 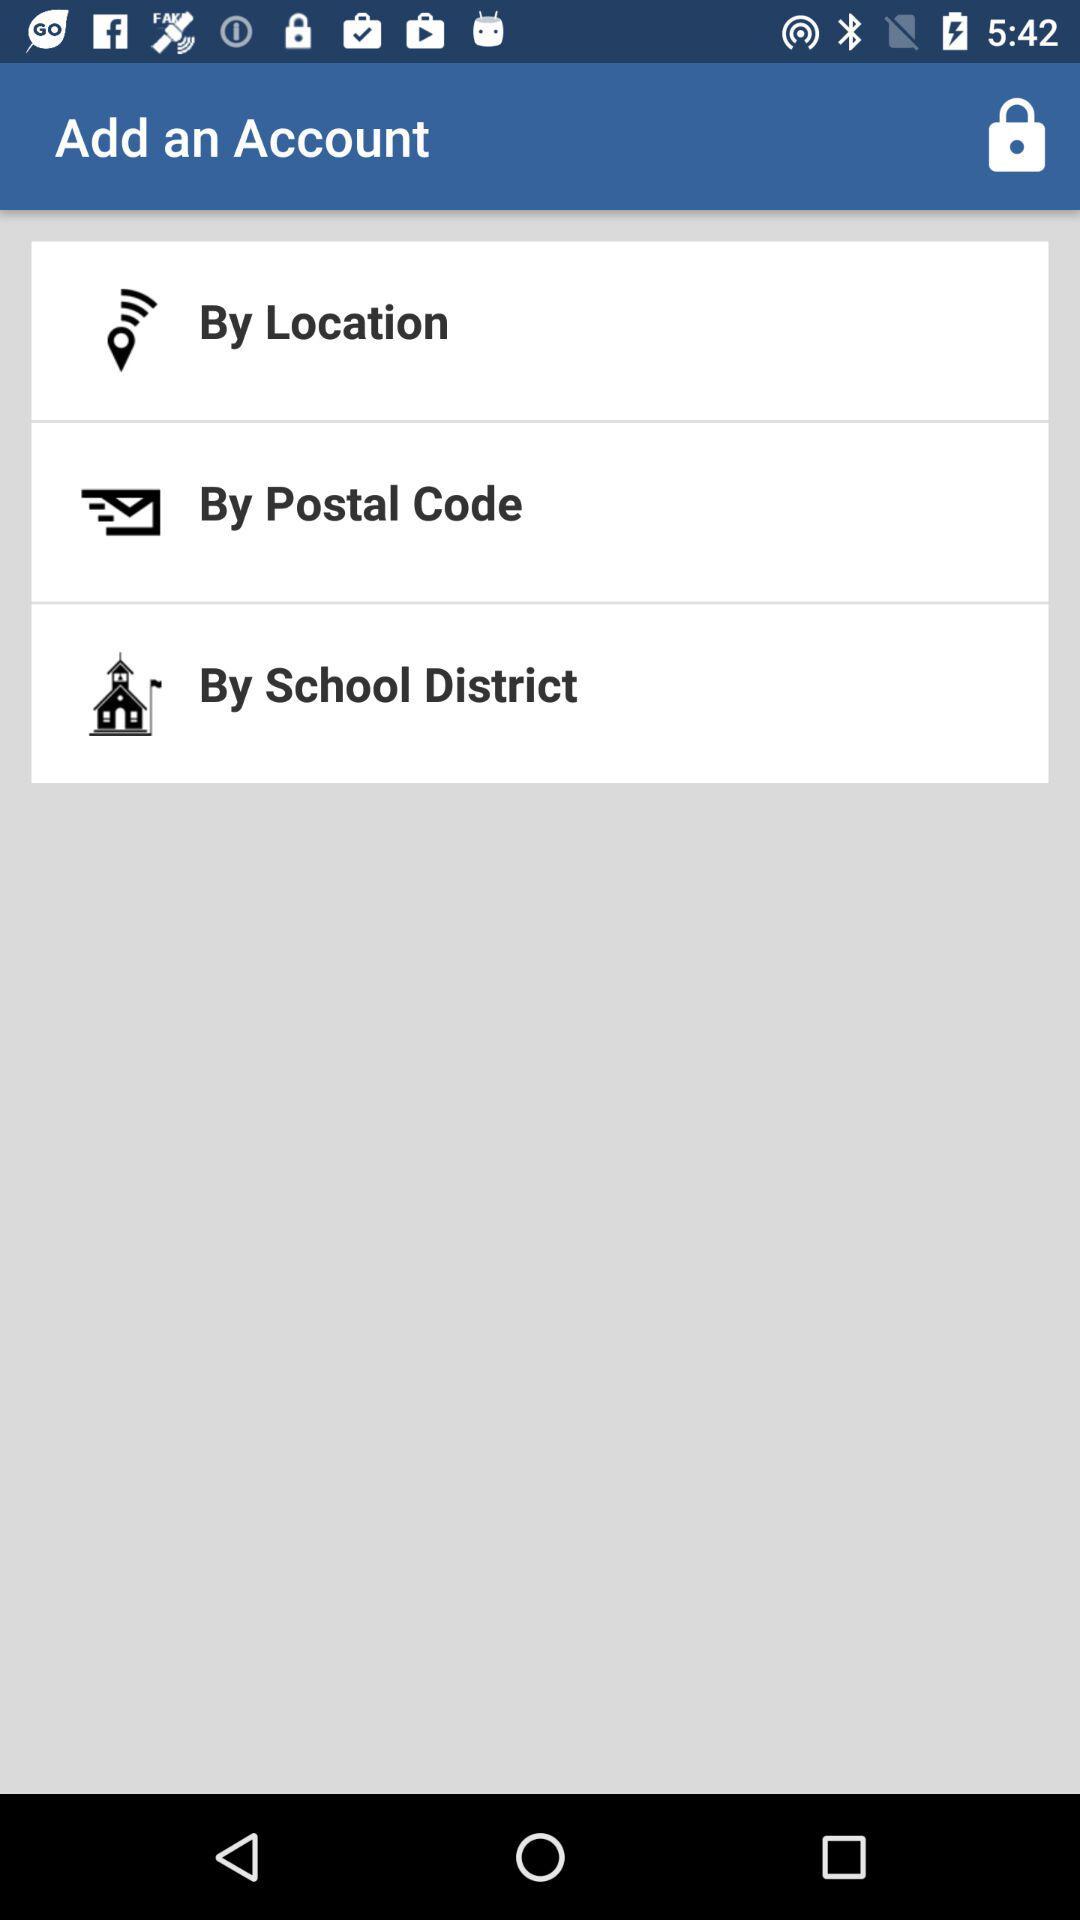 I want to click on the icon below    by location, so click(x=540, y=512).